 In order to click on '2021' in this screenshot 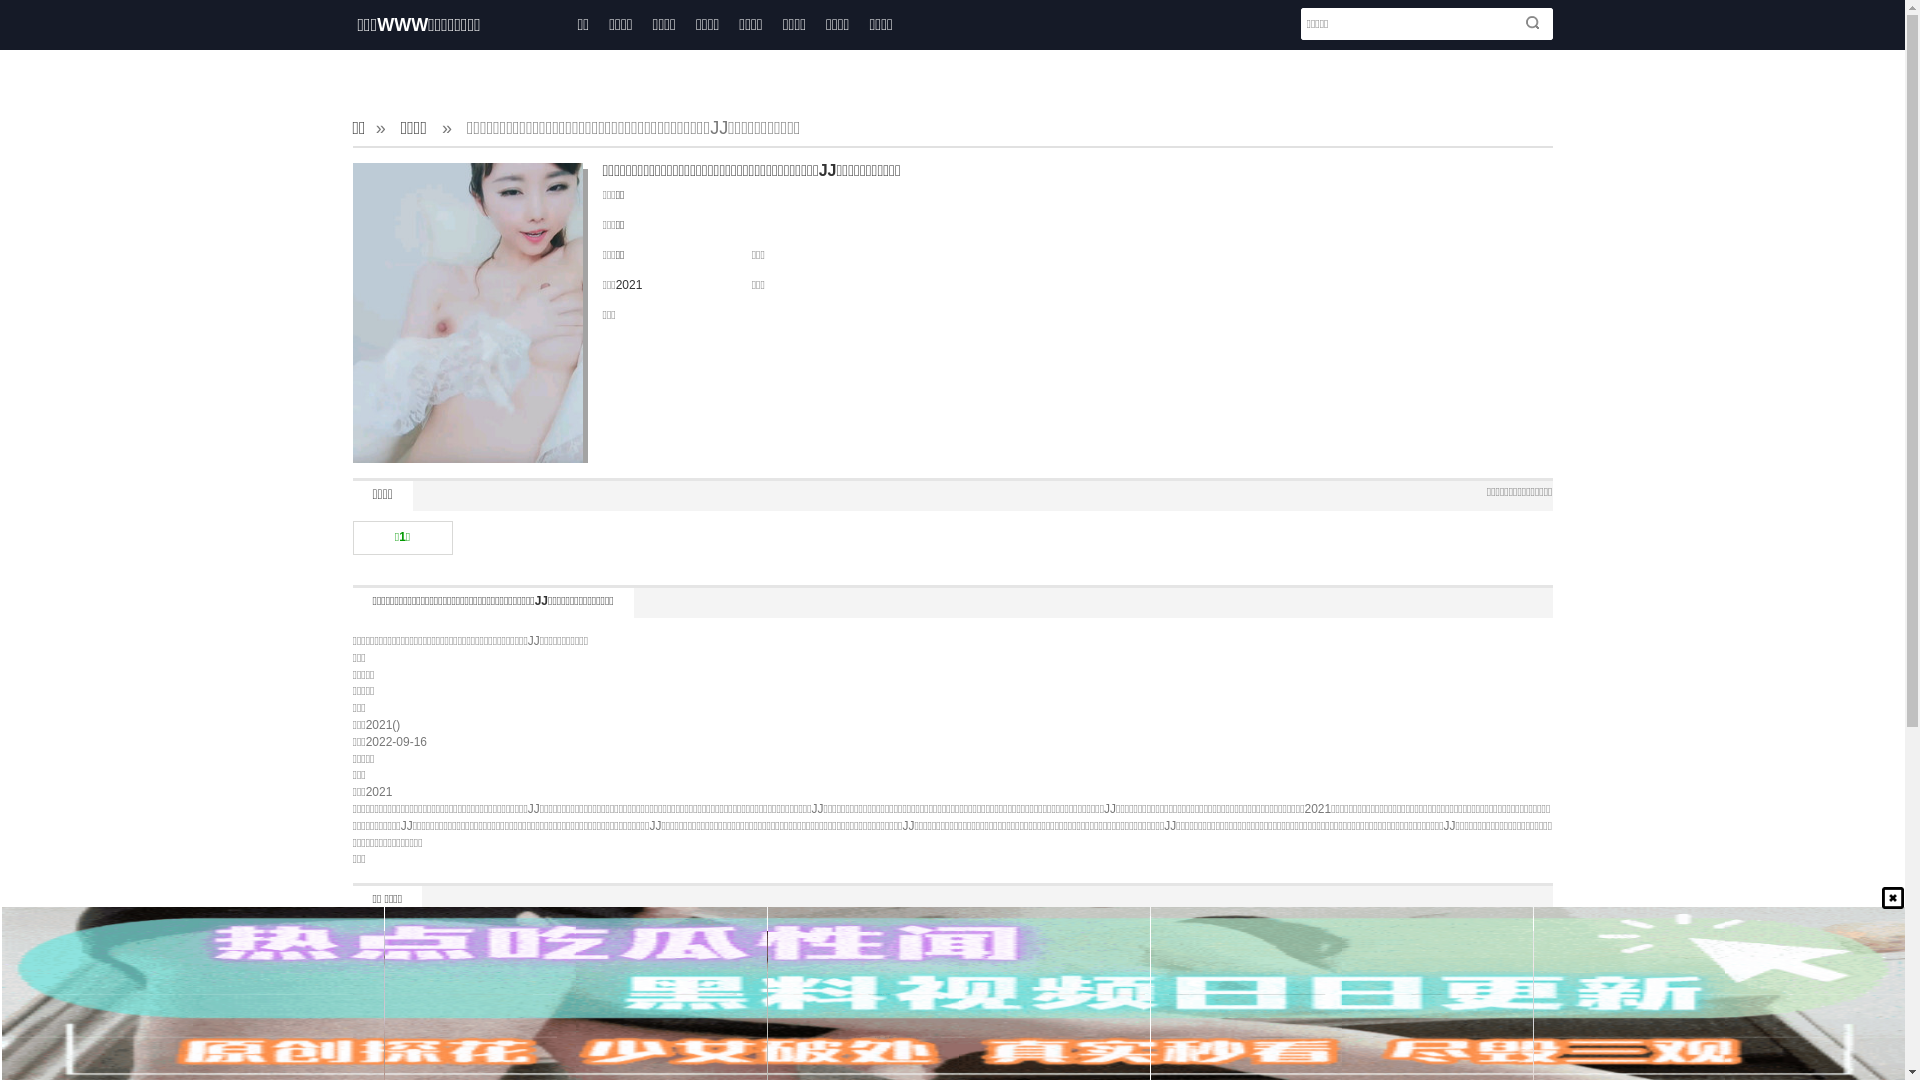, I will do `click(628, 285)`.